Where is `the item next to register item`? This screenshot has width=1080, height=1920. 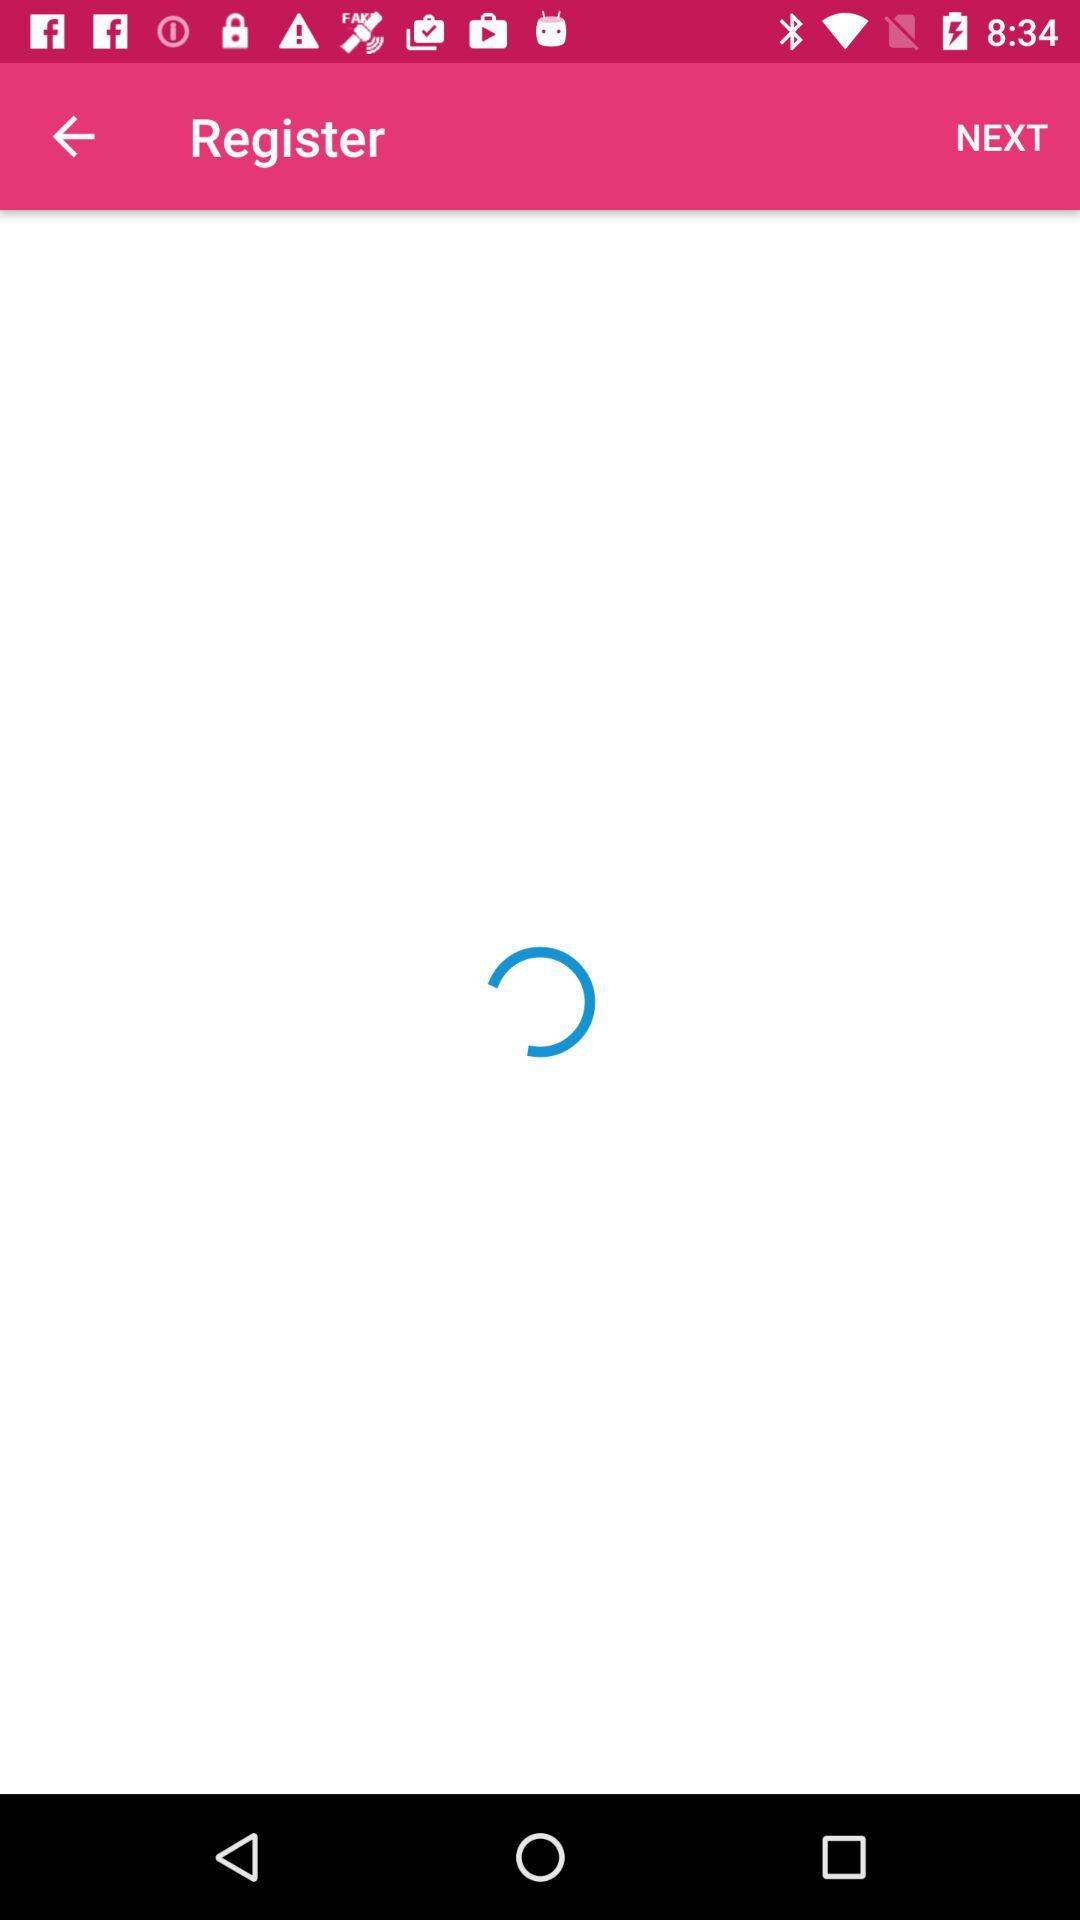 the item next to register item is located at coordinates (1002, 135).